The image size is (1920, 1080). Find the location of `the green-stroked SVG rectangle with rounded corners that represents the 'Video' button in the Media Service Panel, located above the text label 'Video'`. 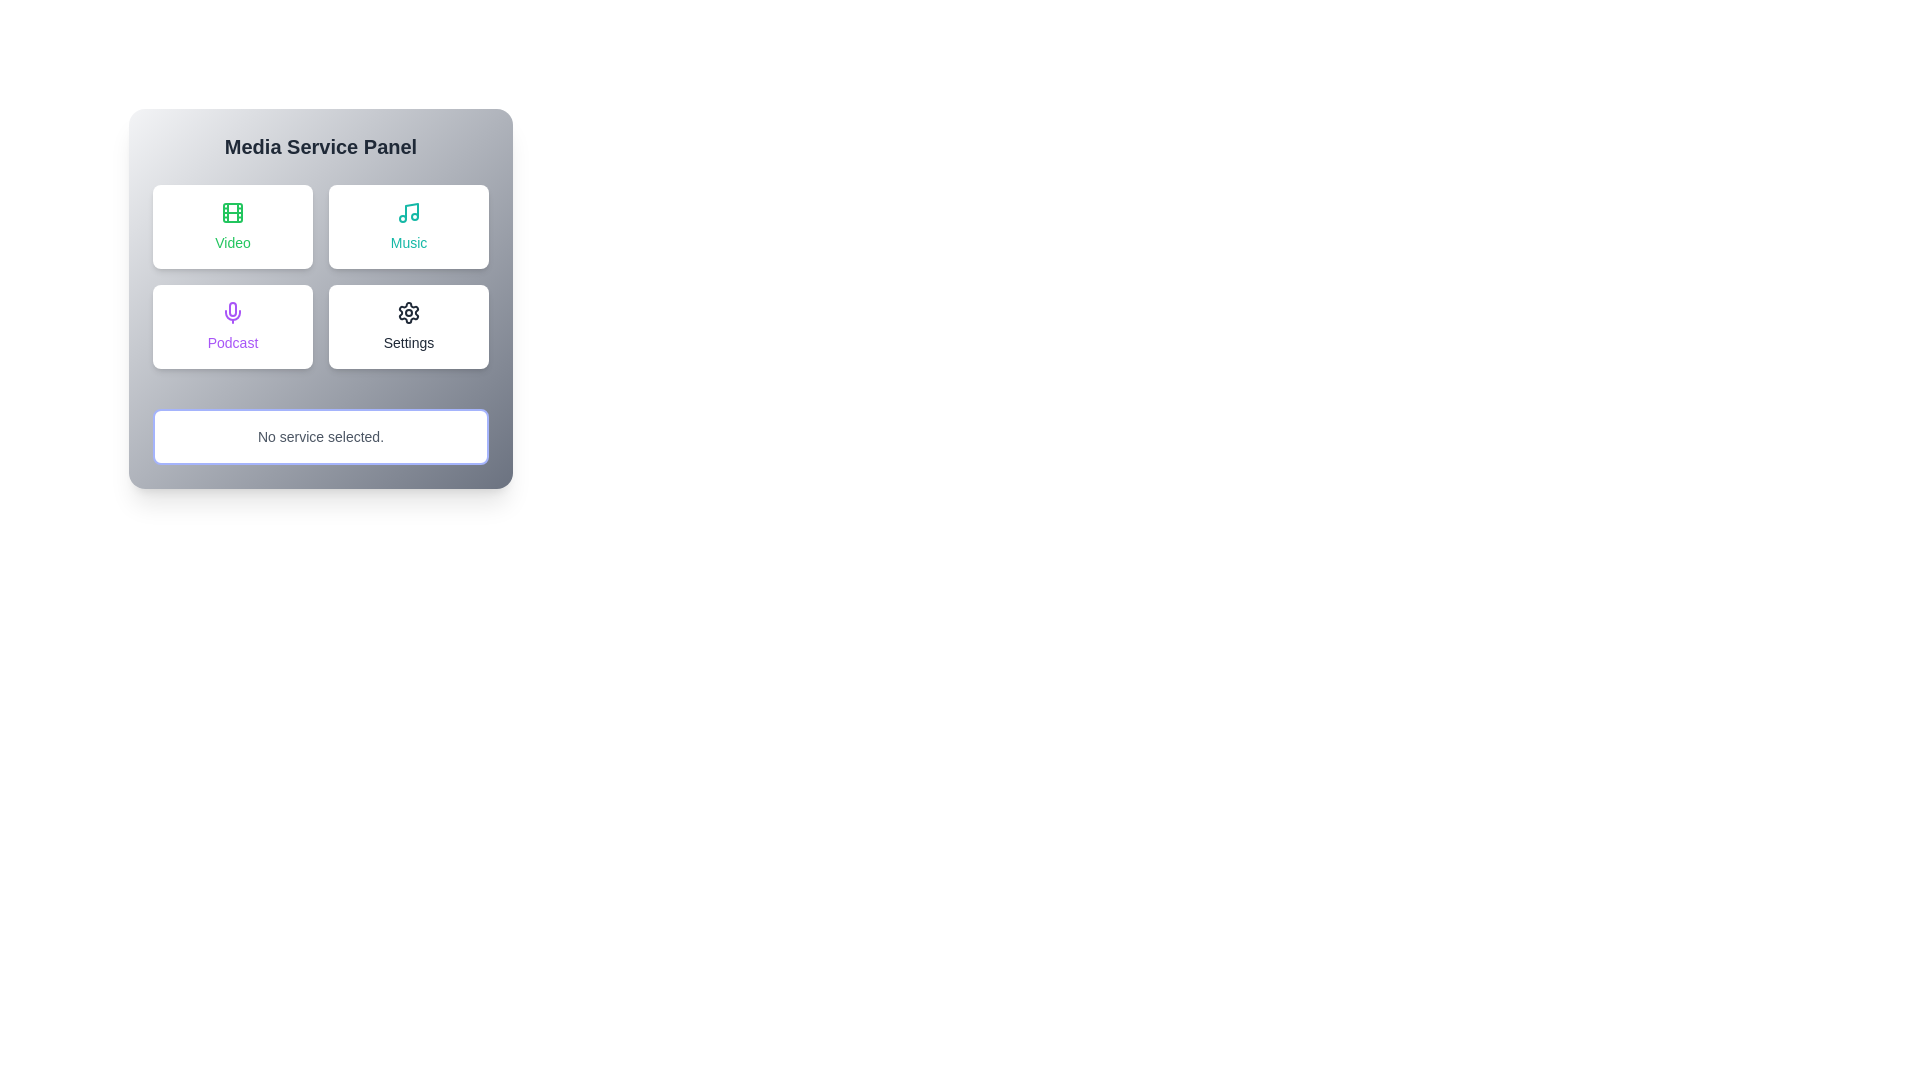

the green-stroked SVG rectangle with rounded corners that represents the 'Video' button in the Media Service Panel, located above the text label 'Video' is located at coordinates (233, 212).